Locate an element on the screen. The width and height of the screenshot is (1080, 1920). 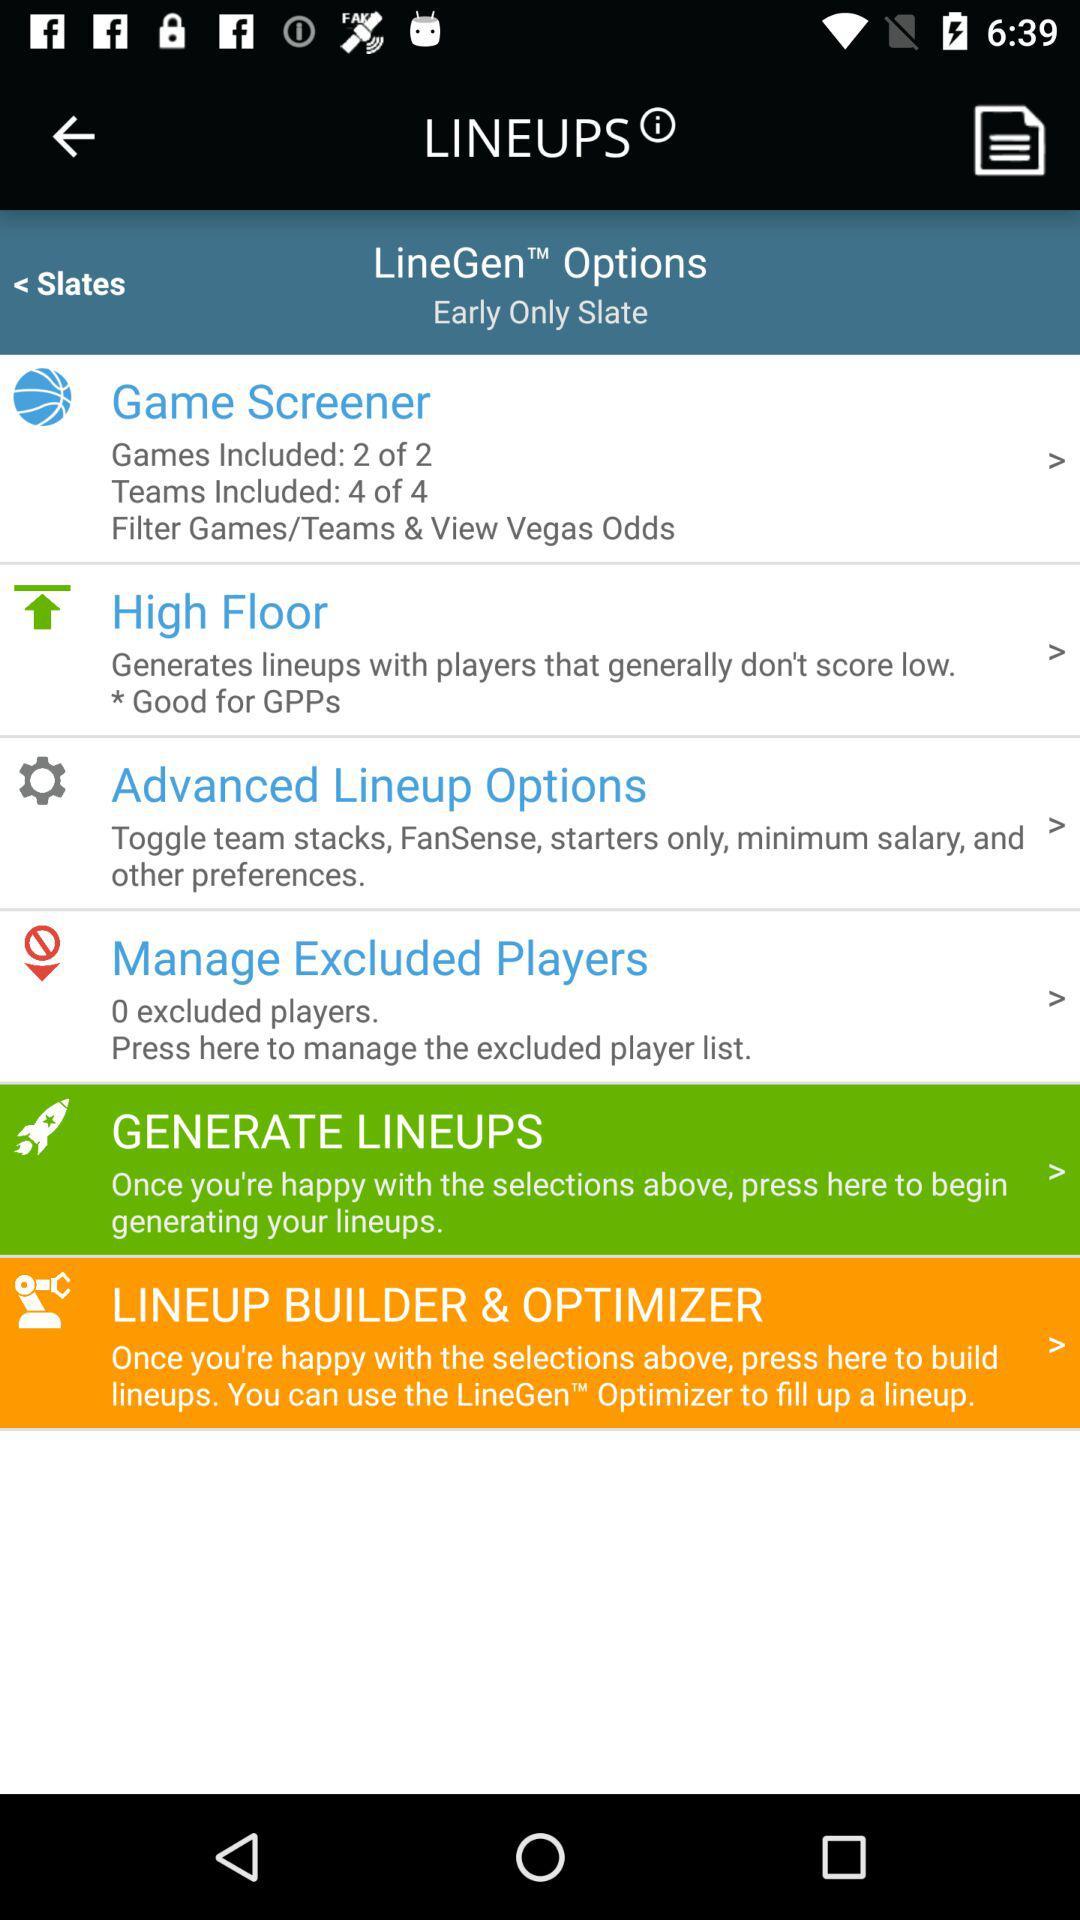
icon next to the lineups icon is located at coordinates (72, 135).